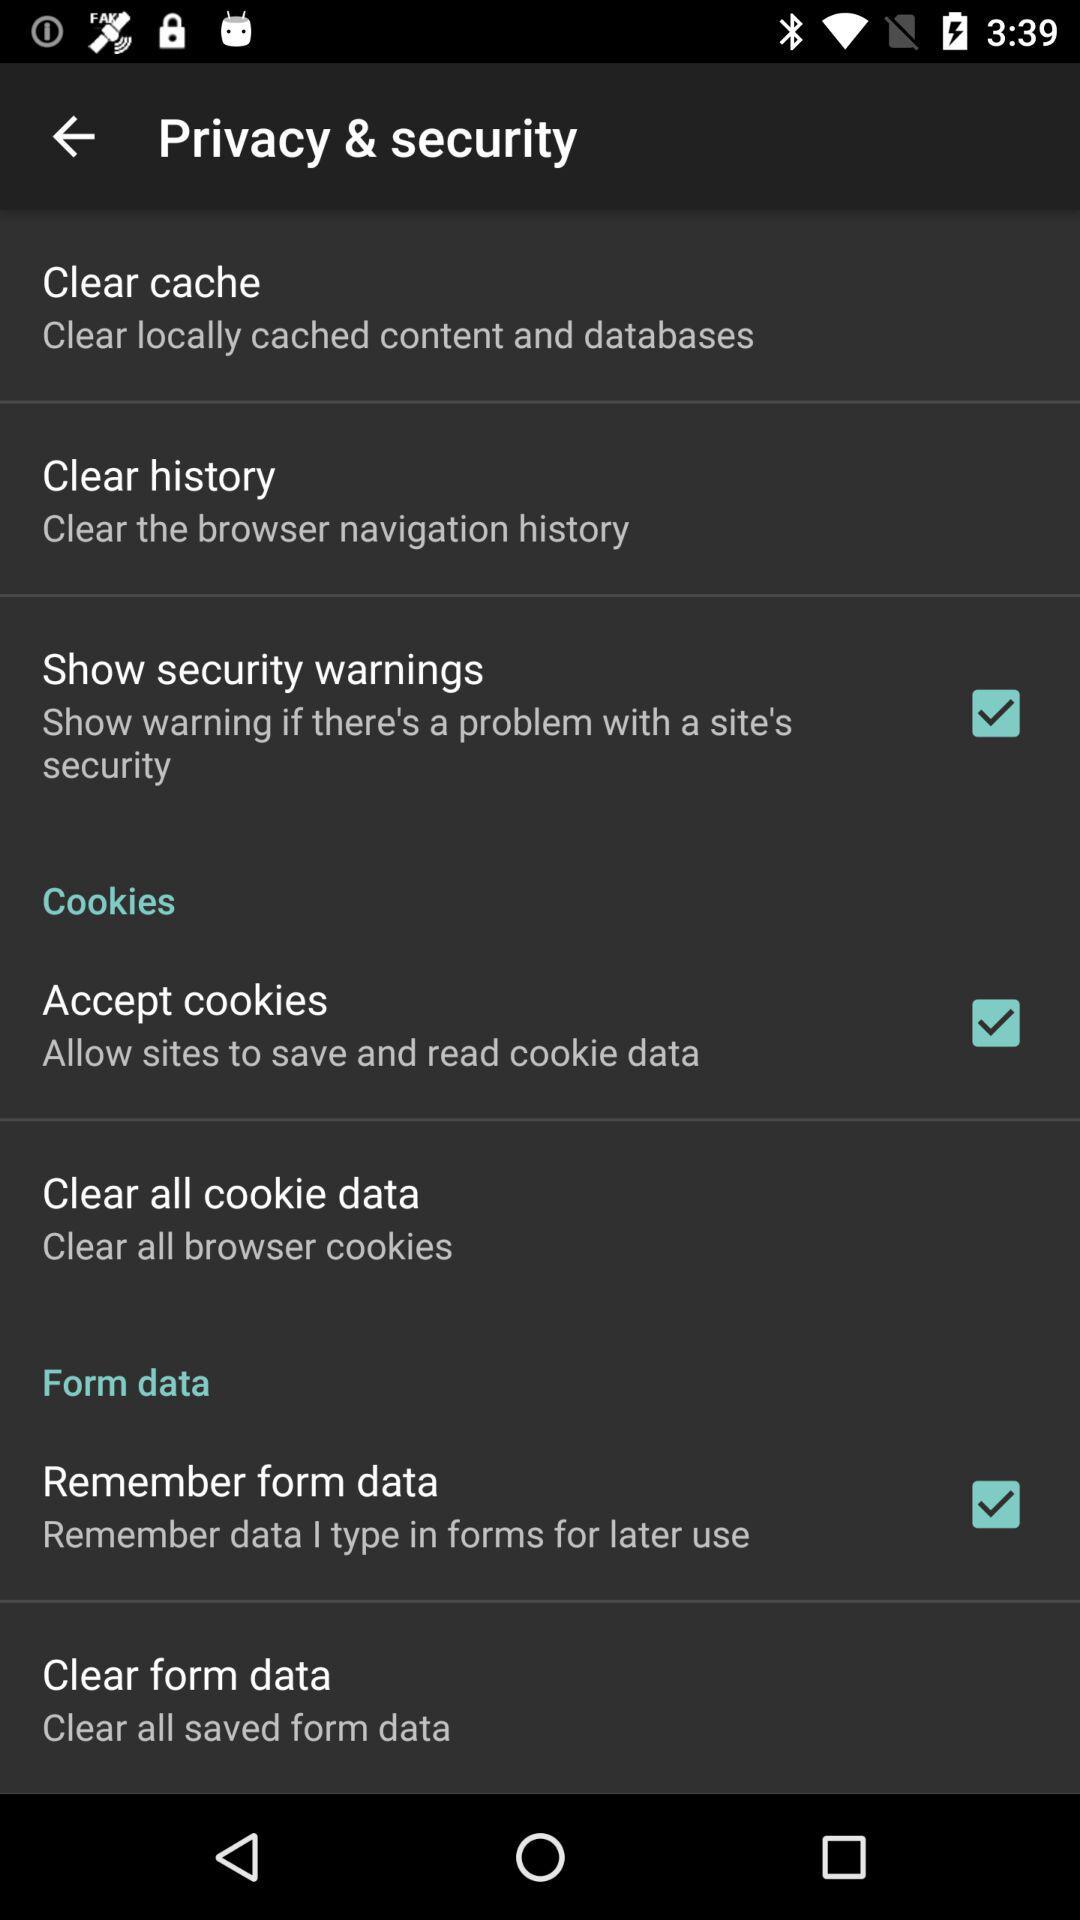  I want to click on the icon below show security warnings app, so click(477, 741).